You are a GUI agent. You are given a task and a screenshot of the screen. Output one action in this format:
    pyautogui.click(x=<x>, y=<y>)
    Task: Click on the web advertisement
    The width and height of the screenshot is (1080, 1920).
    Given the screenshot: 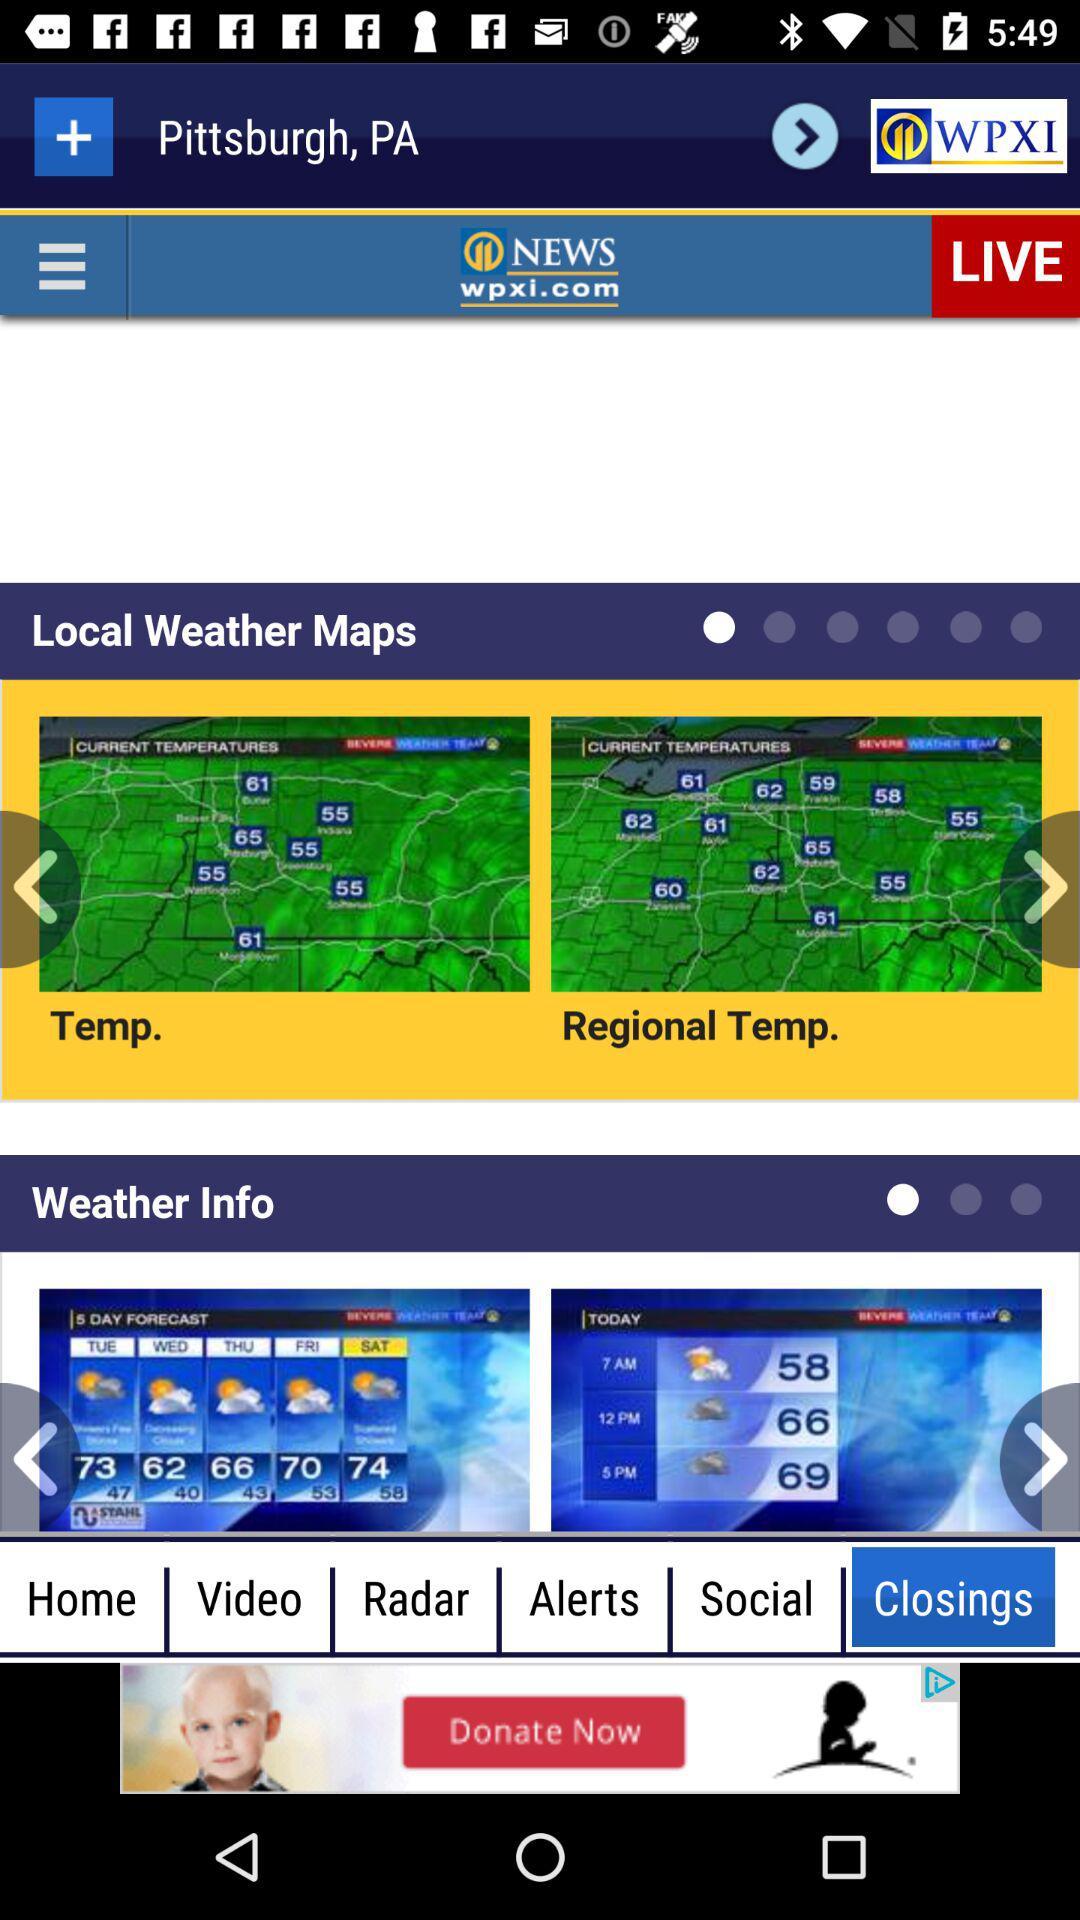 What is the action you would take?
    pyautogui.click(x=540, y=1727)
    